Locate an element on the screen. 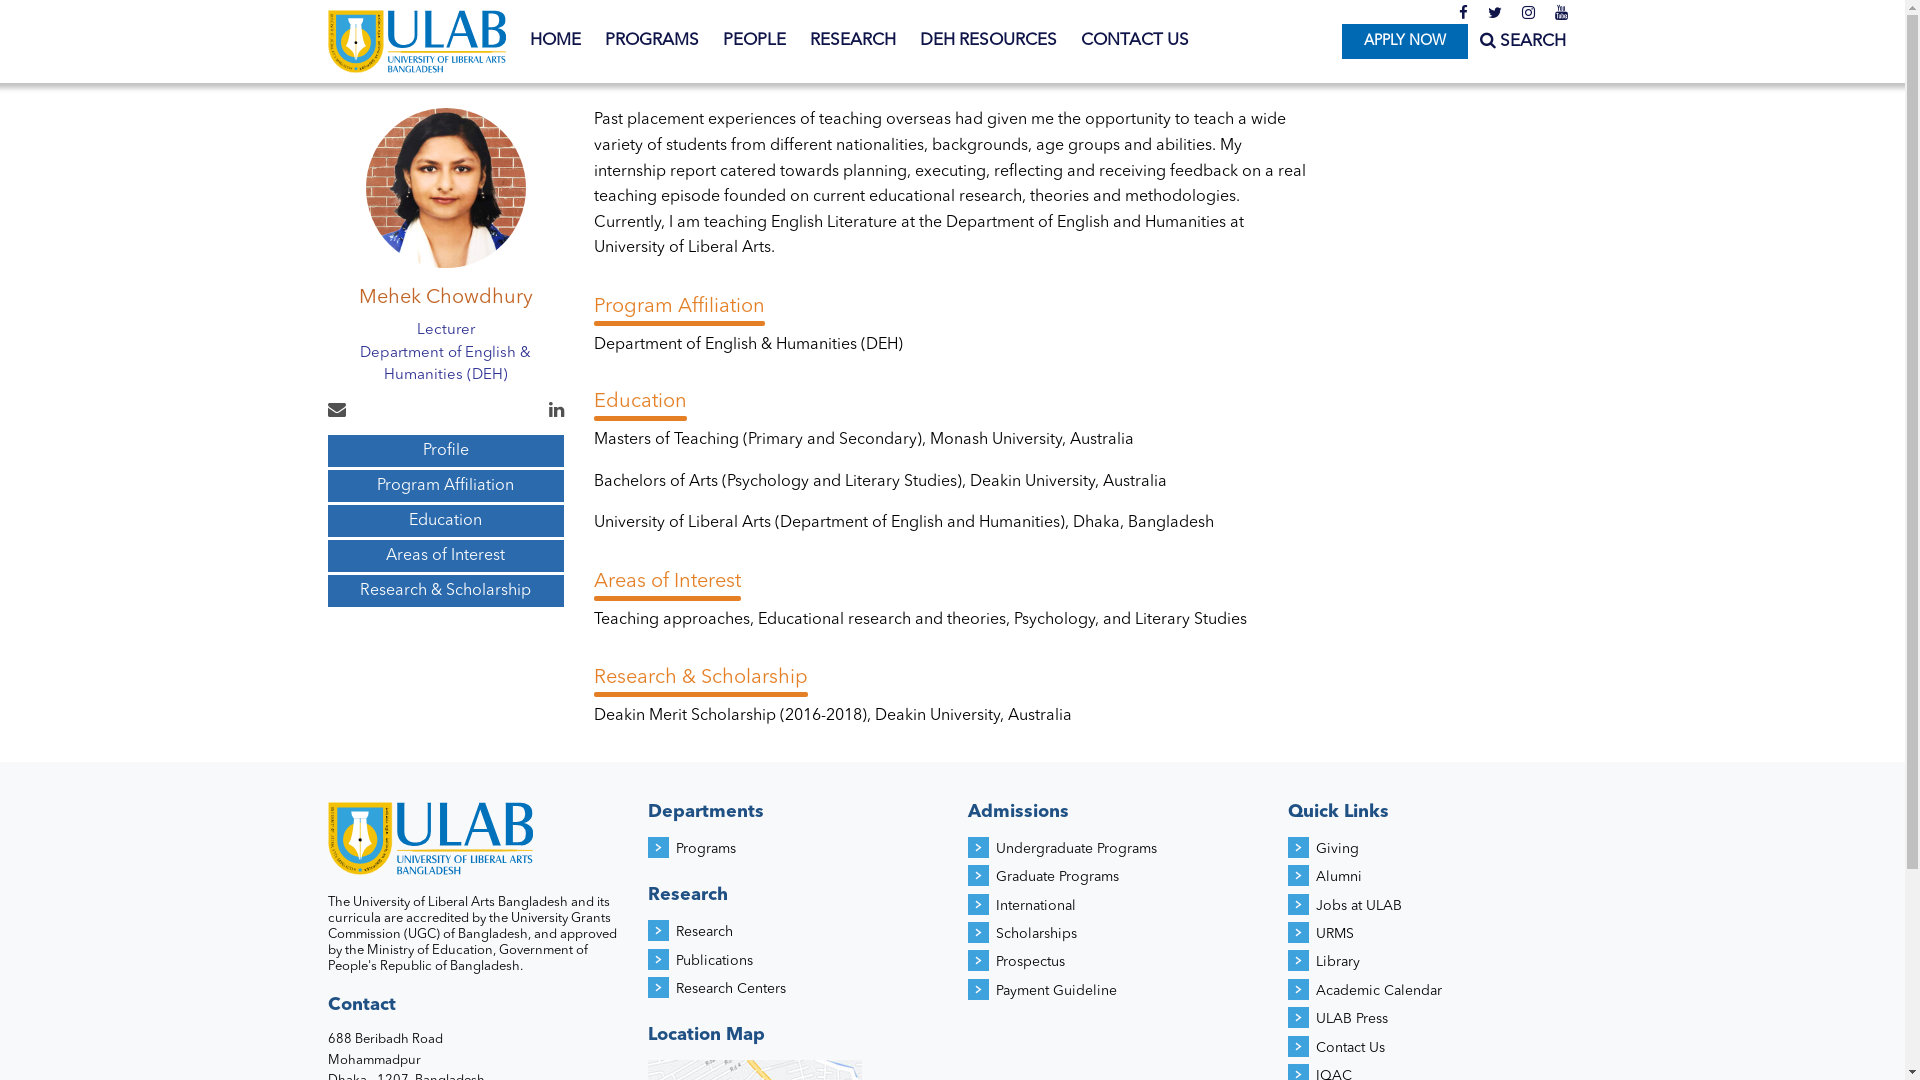 This screenshot has height=1080, width=1920. 'Giving' is located at coordinates (1315, 848).